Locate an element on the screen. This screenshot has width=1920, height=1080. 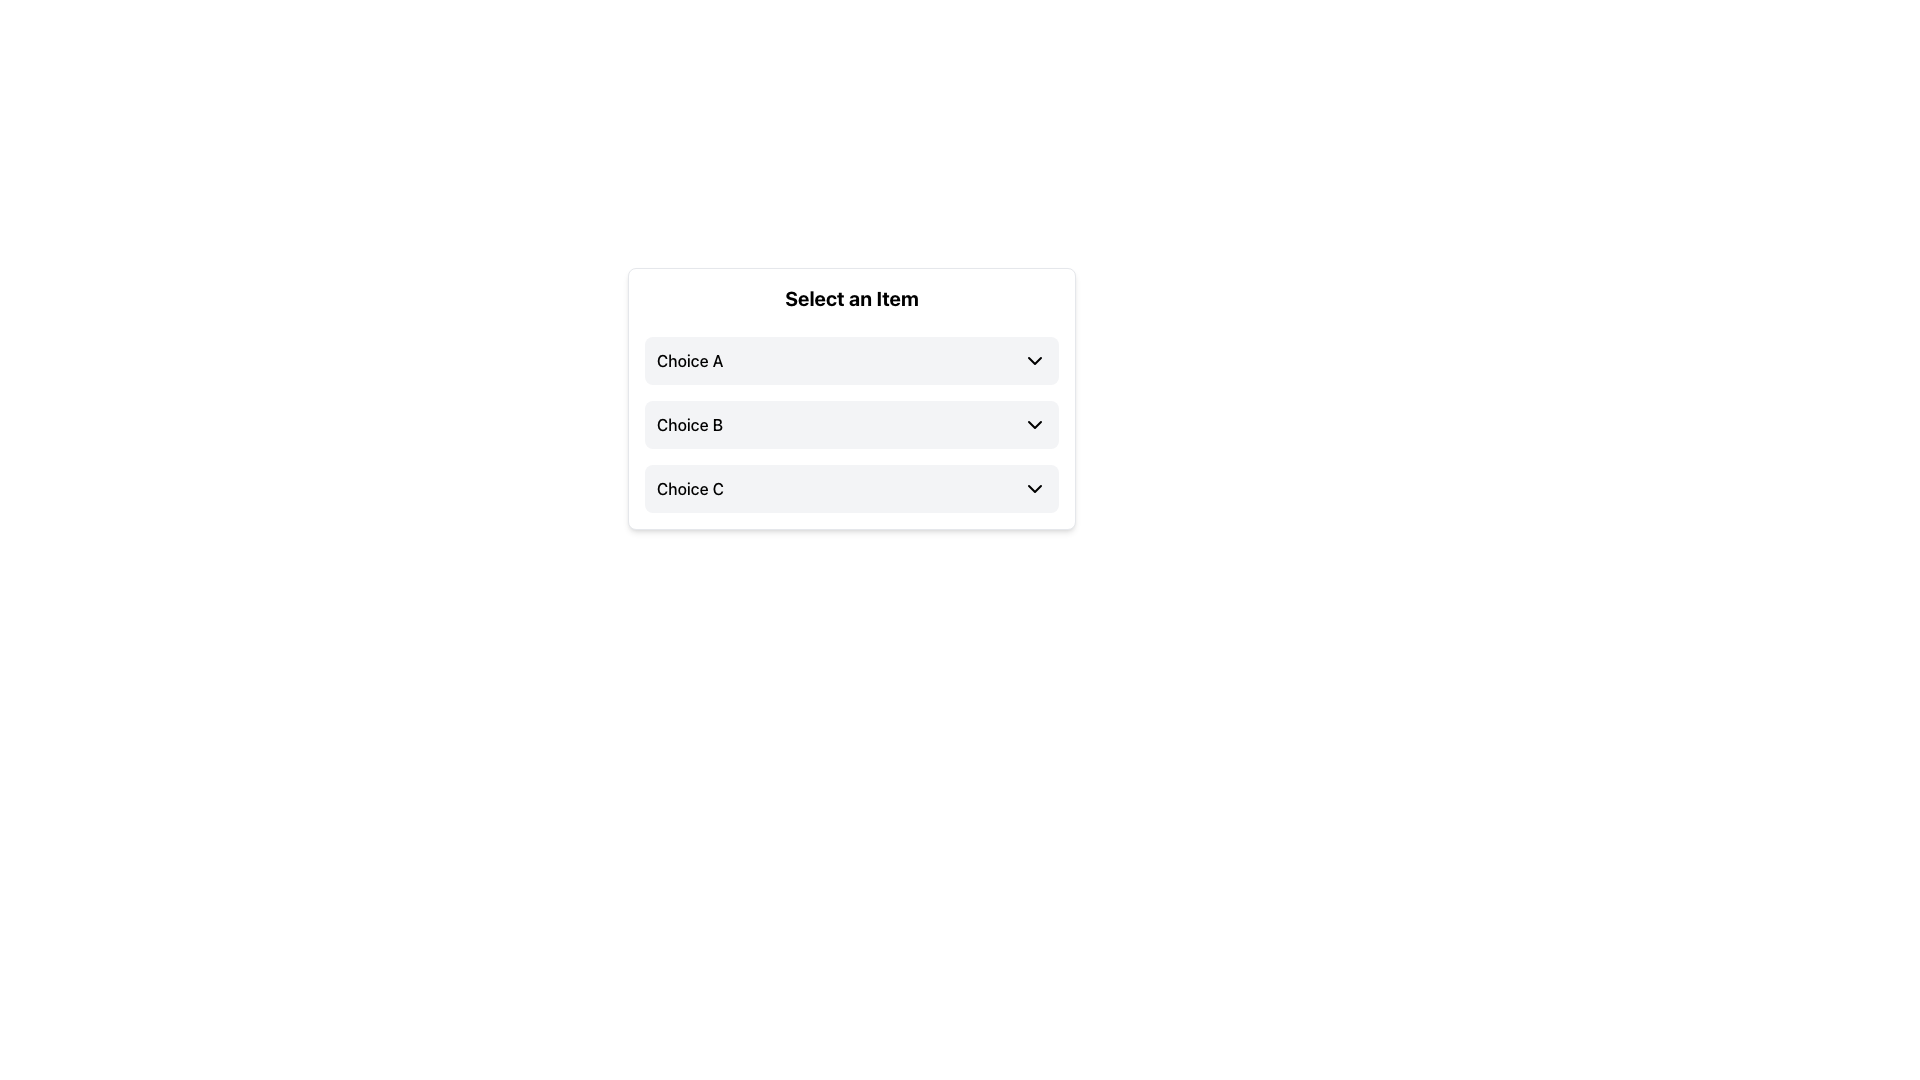
the static text element that serves as a label for the dropdown row, located in the second row of the list, directly below 'Choice A' and above 'Choice C' is located at coordinates (690, 423).